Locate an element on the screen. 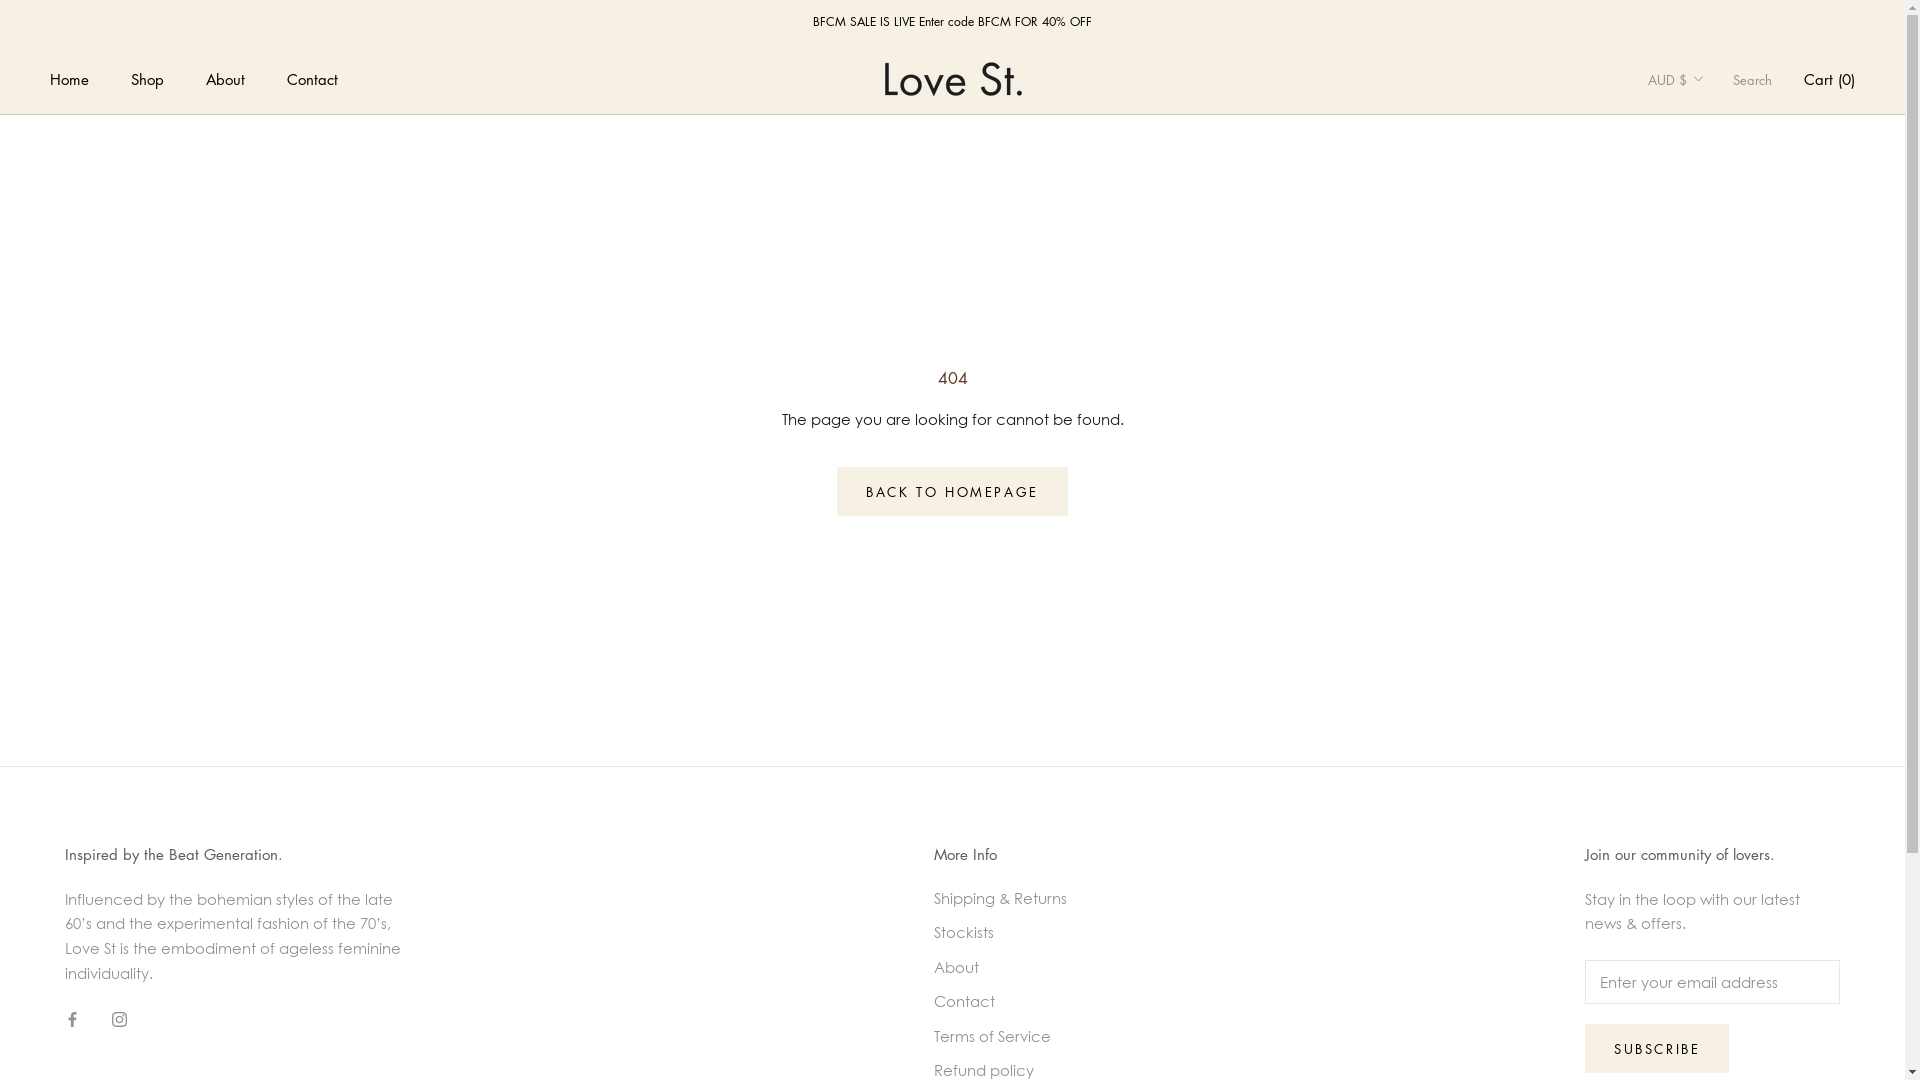  'Cart (0)' is located at coordinates (1804, 77).